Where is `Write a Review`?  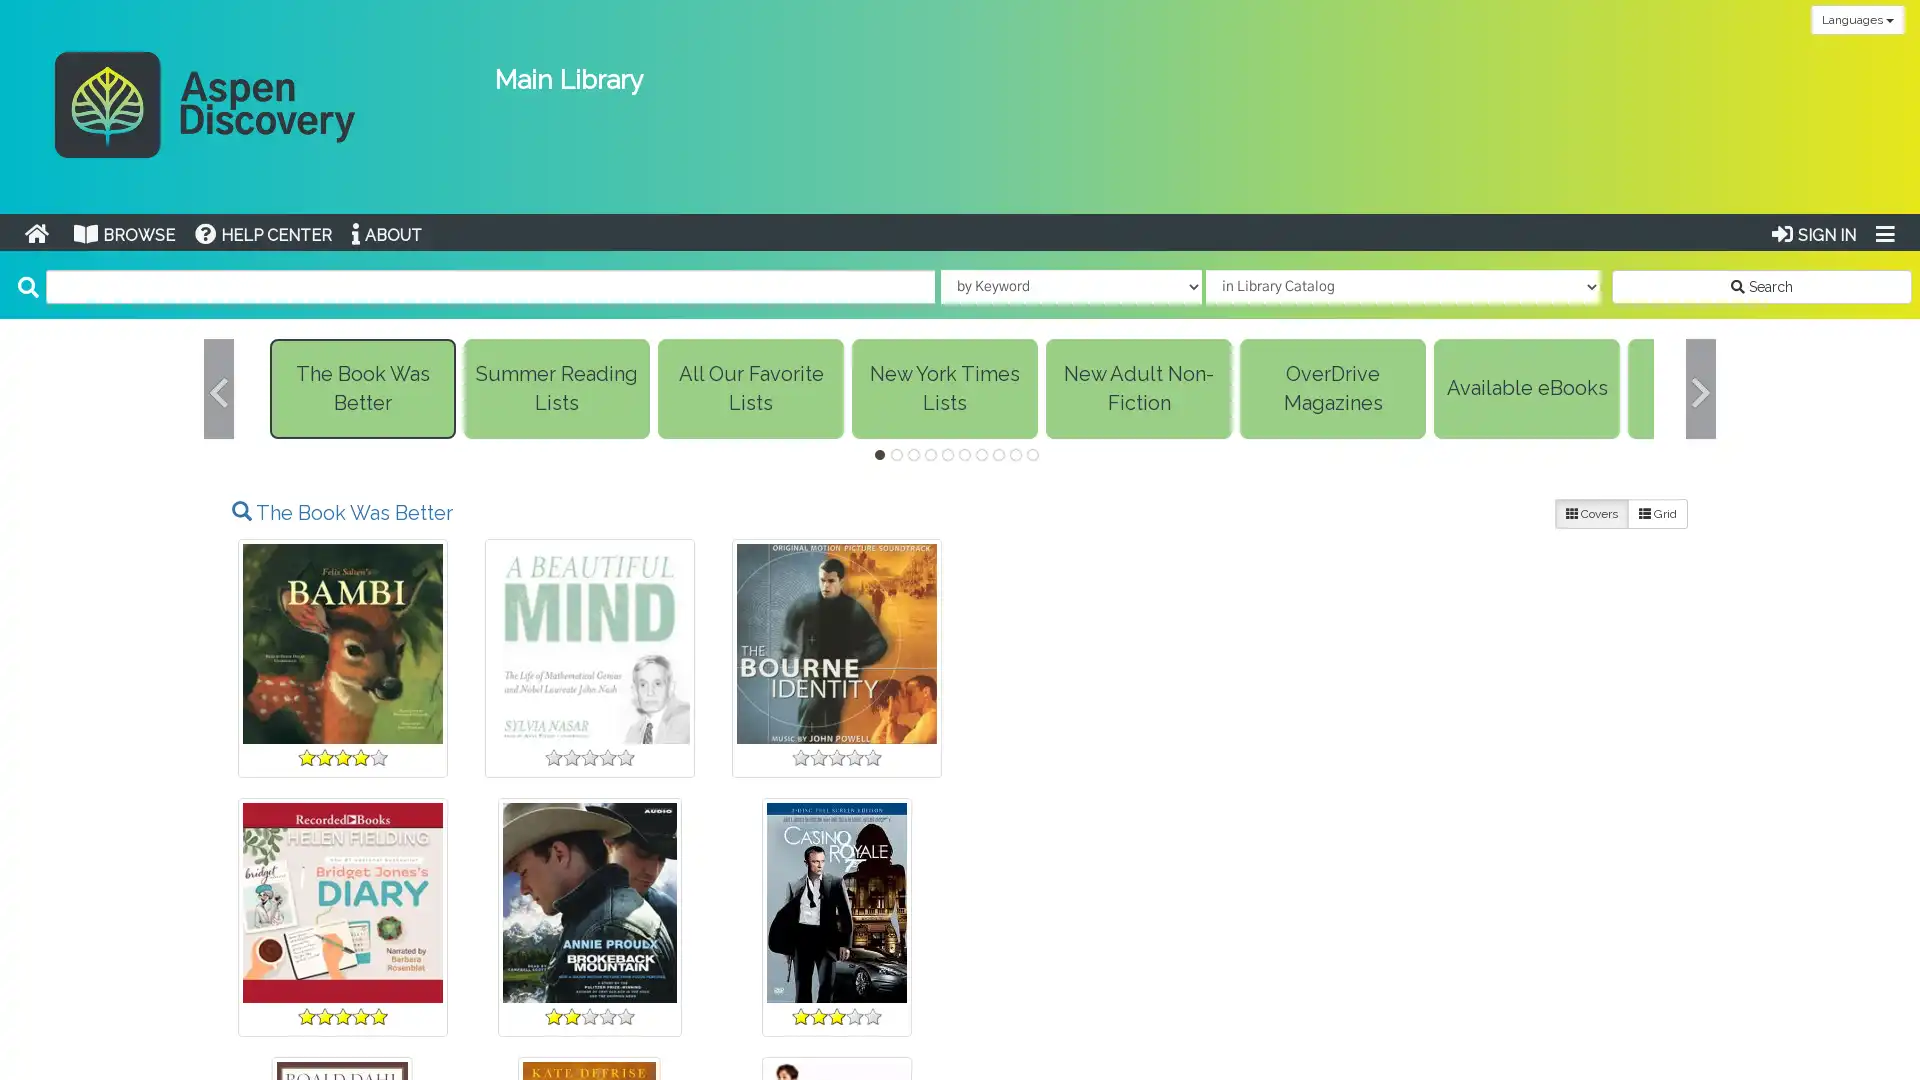
Write a Review is located at coordinates (835, 759).